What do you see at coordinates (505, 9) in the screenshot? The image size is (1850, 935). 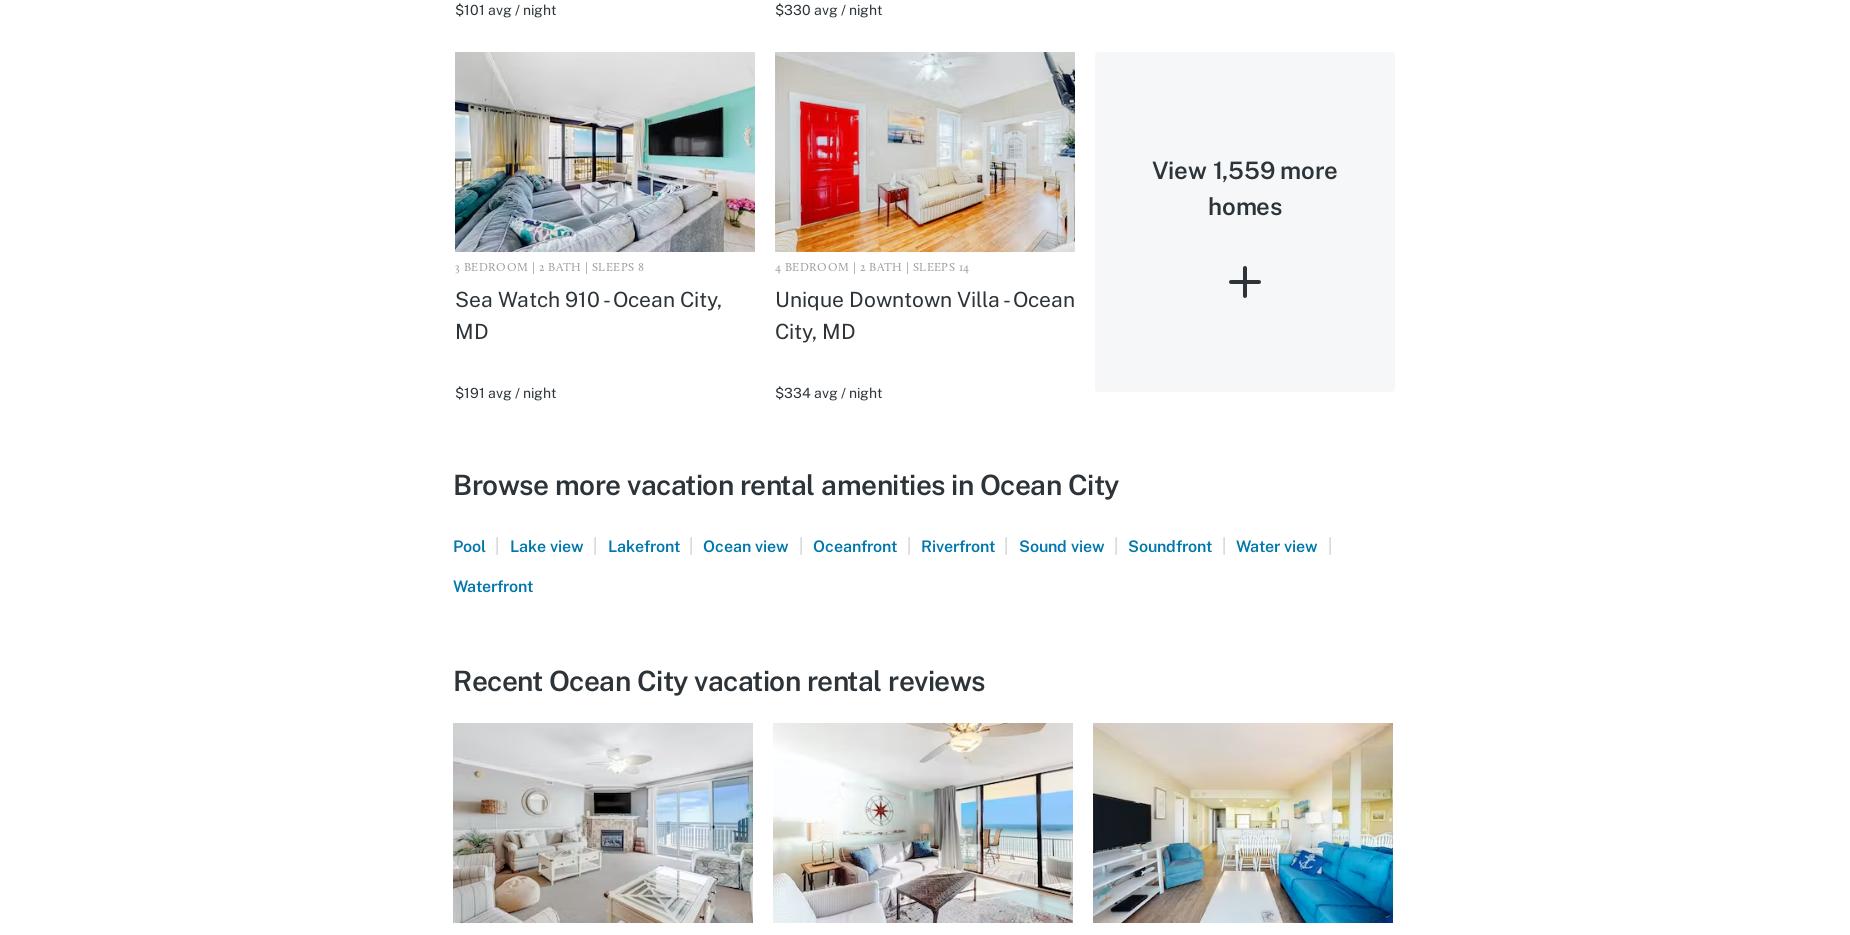 I see `'$101 avg / night'` at bounding box center [505, 9].